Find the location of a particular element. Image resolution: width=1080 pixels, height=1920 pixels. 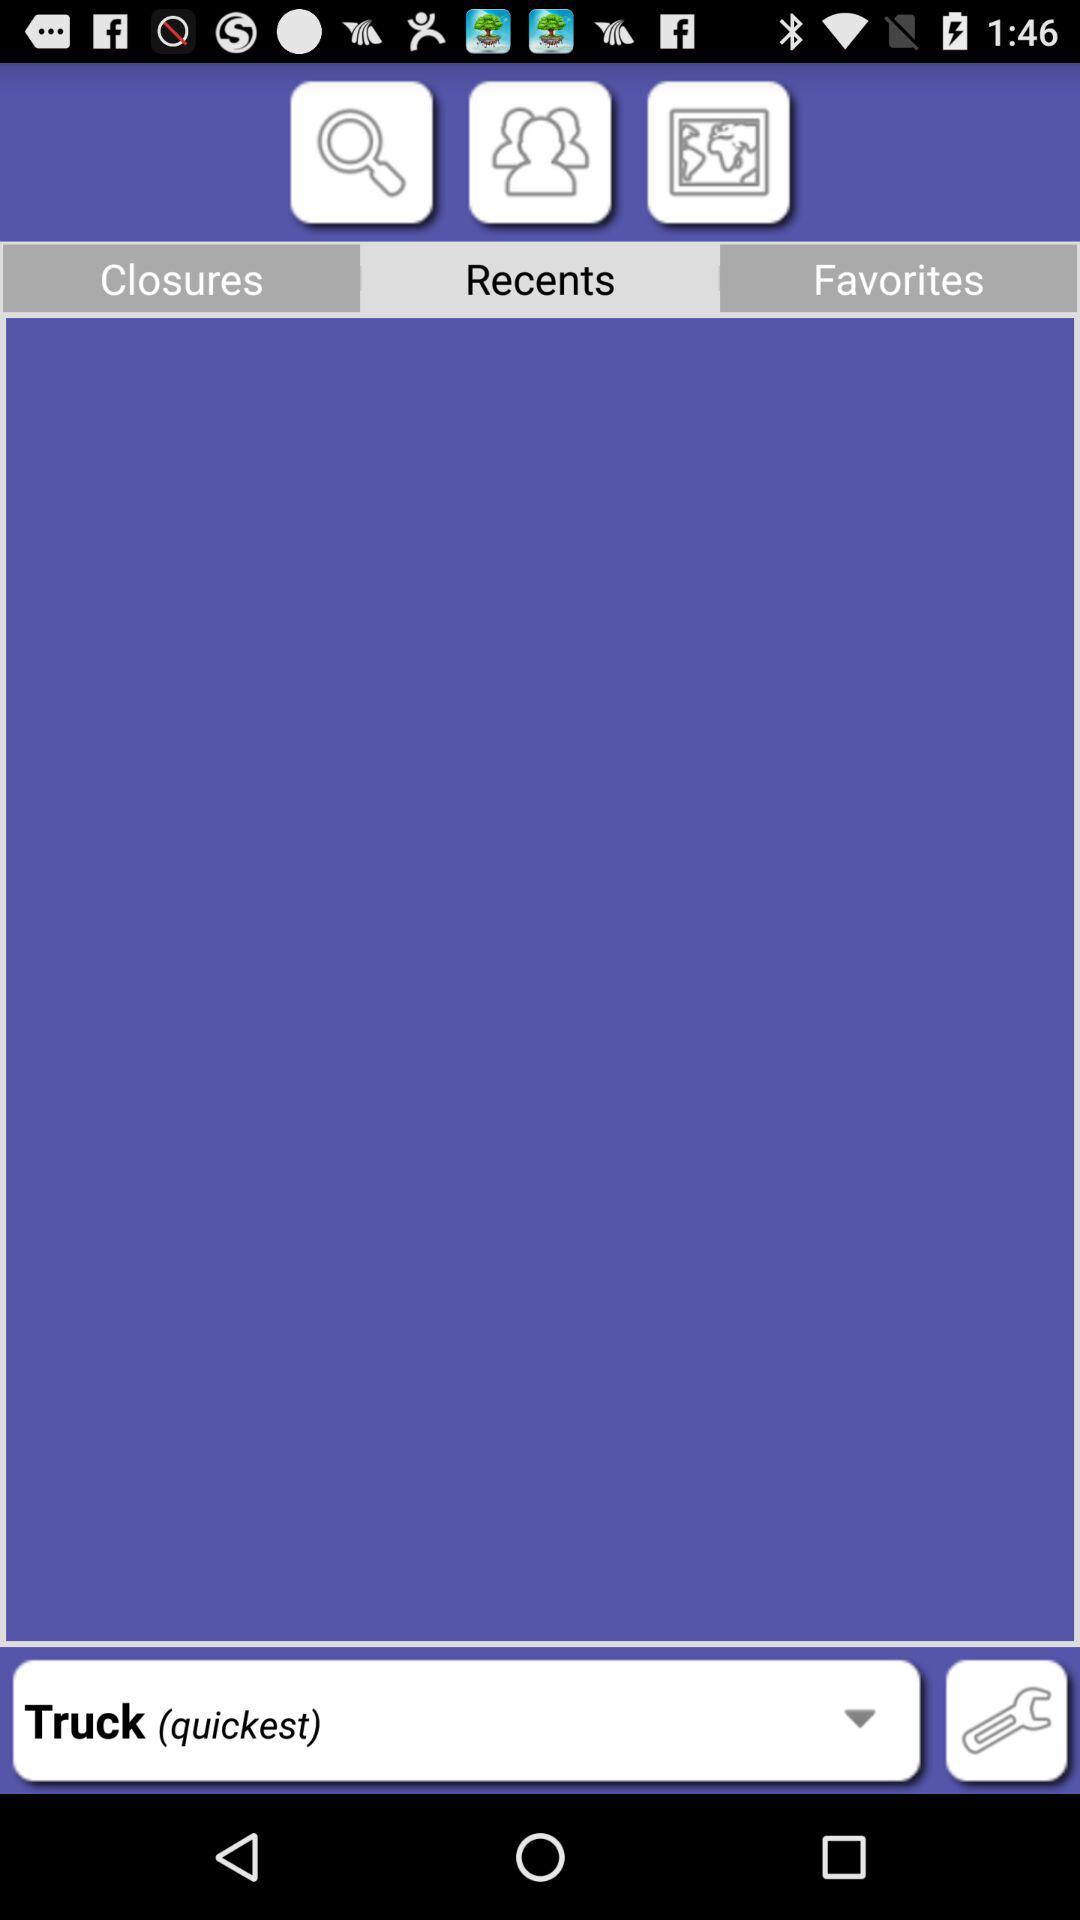

the build icon is located at coordinates (1006, 1840).